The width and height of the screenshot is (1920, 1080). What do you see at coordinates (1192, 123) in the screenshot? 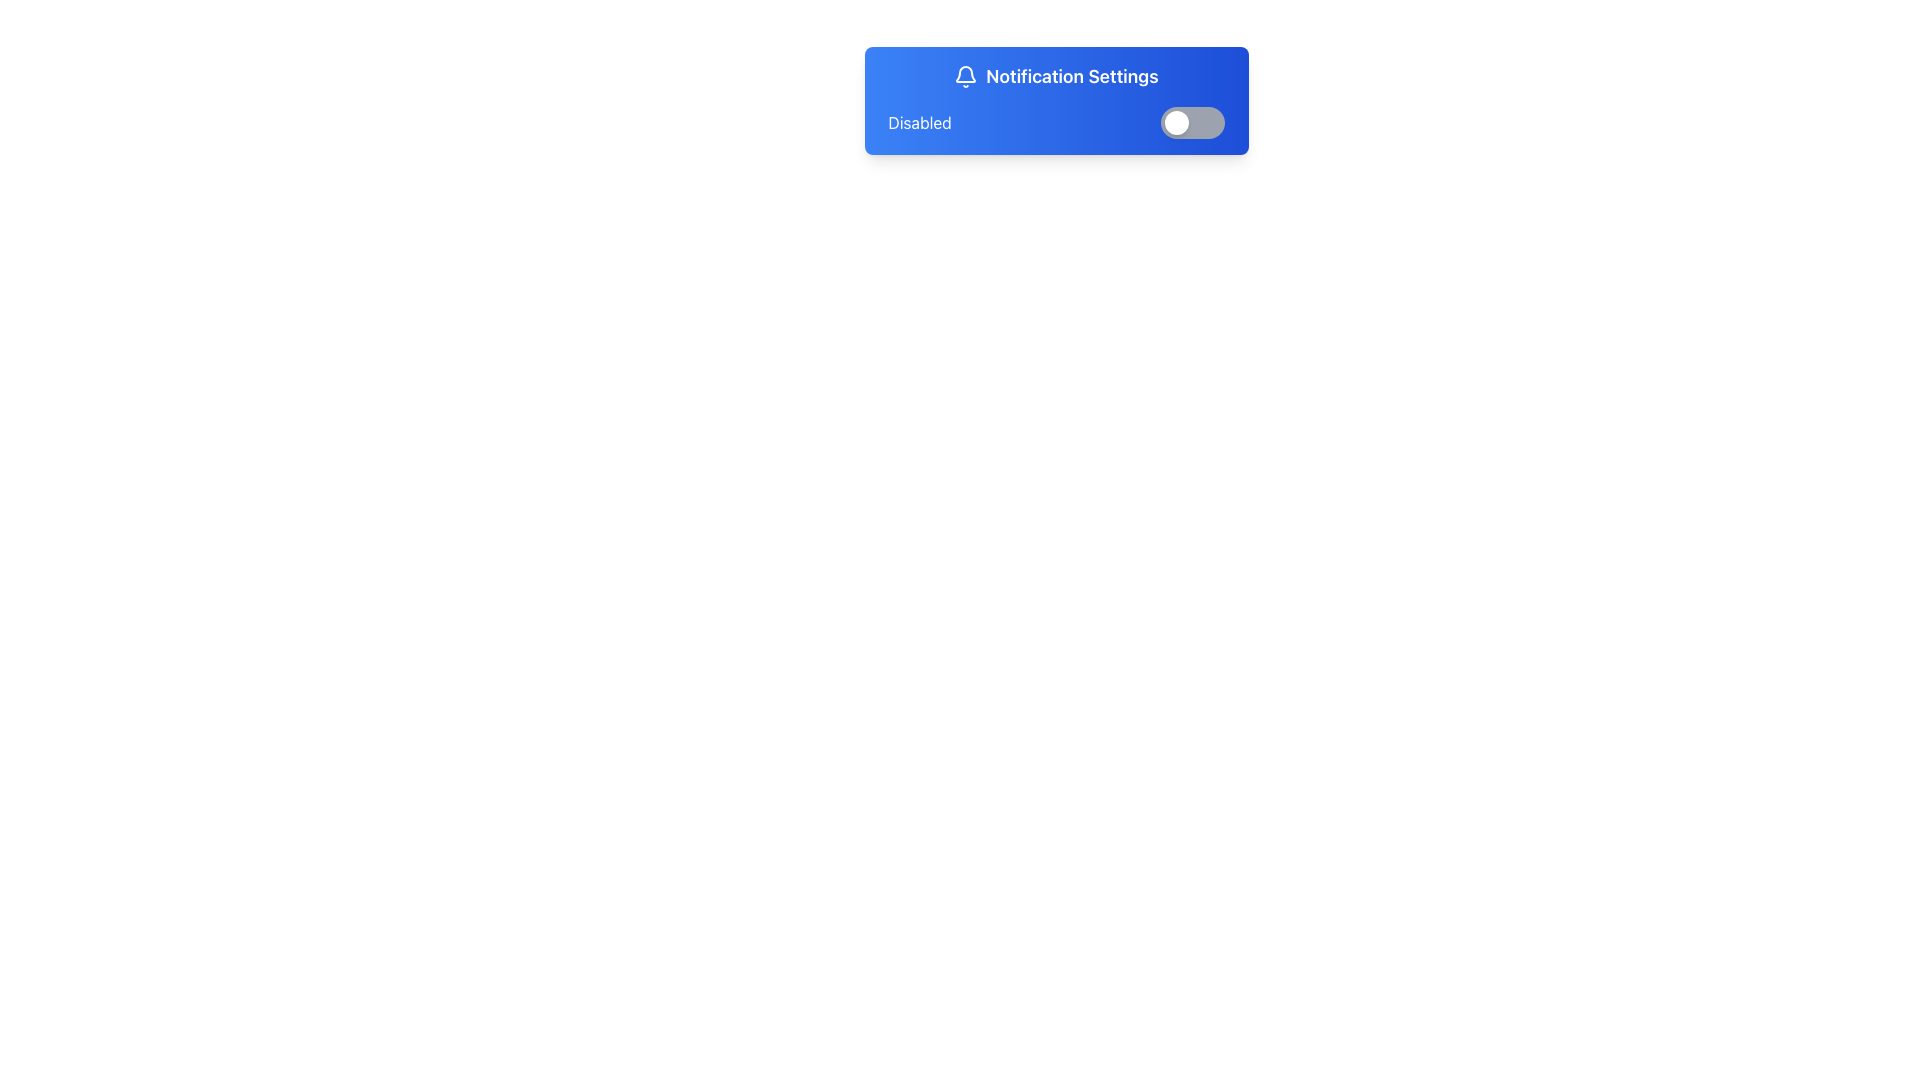
I see `the toggle switch located at the right end of the horizontal bar labeled 'Disabled' in the 'Notification Settings' section to change its state` at bounding box center [1192, 123].